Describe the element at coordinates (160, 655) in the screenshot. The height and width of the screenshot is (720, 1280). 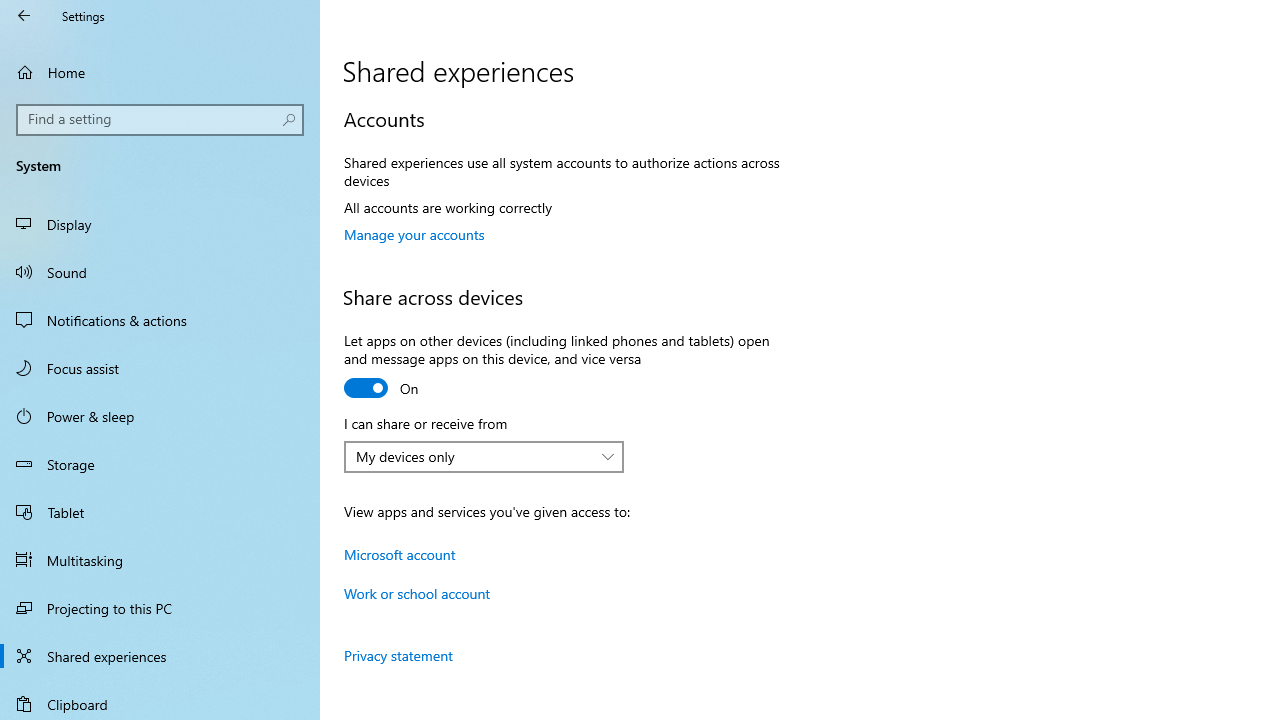
I see `'Shared experiences'` at that location.